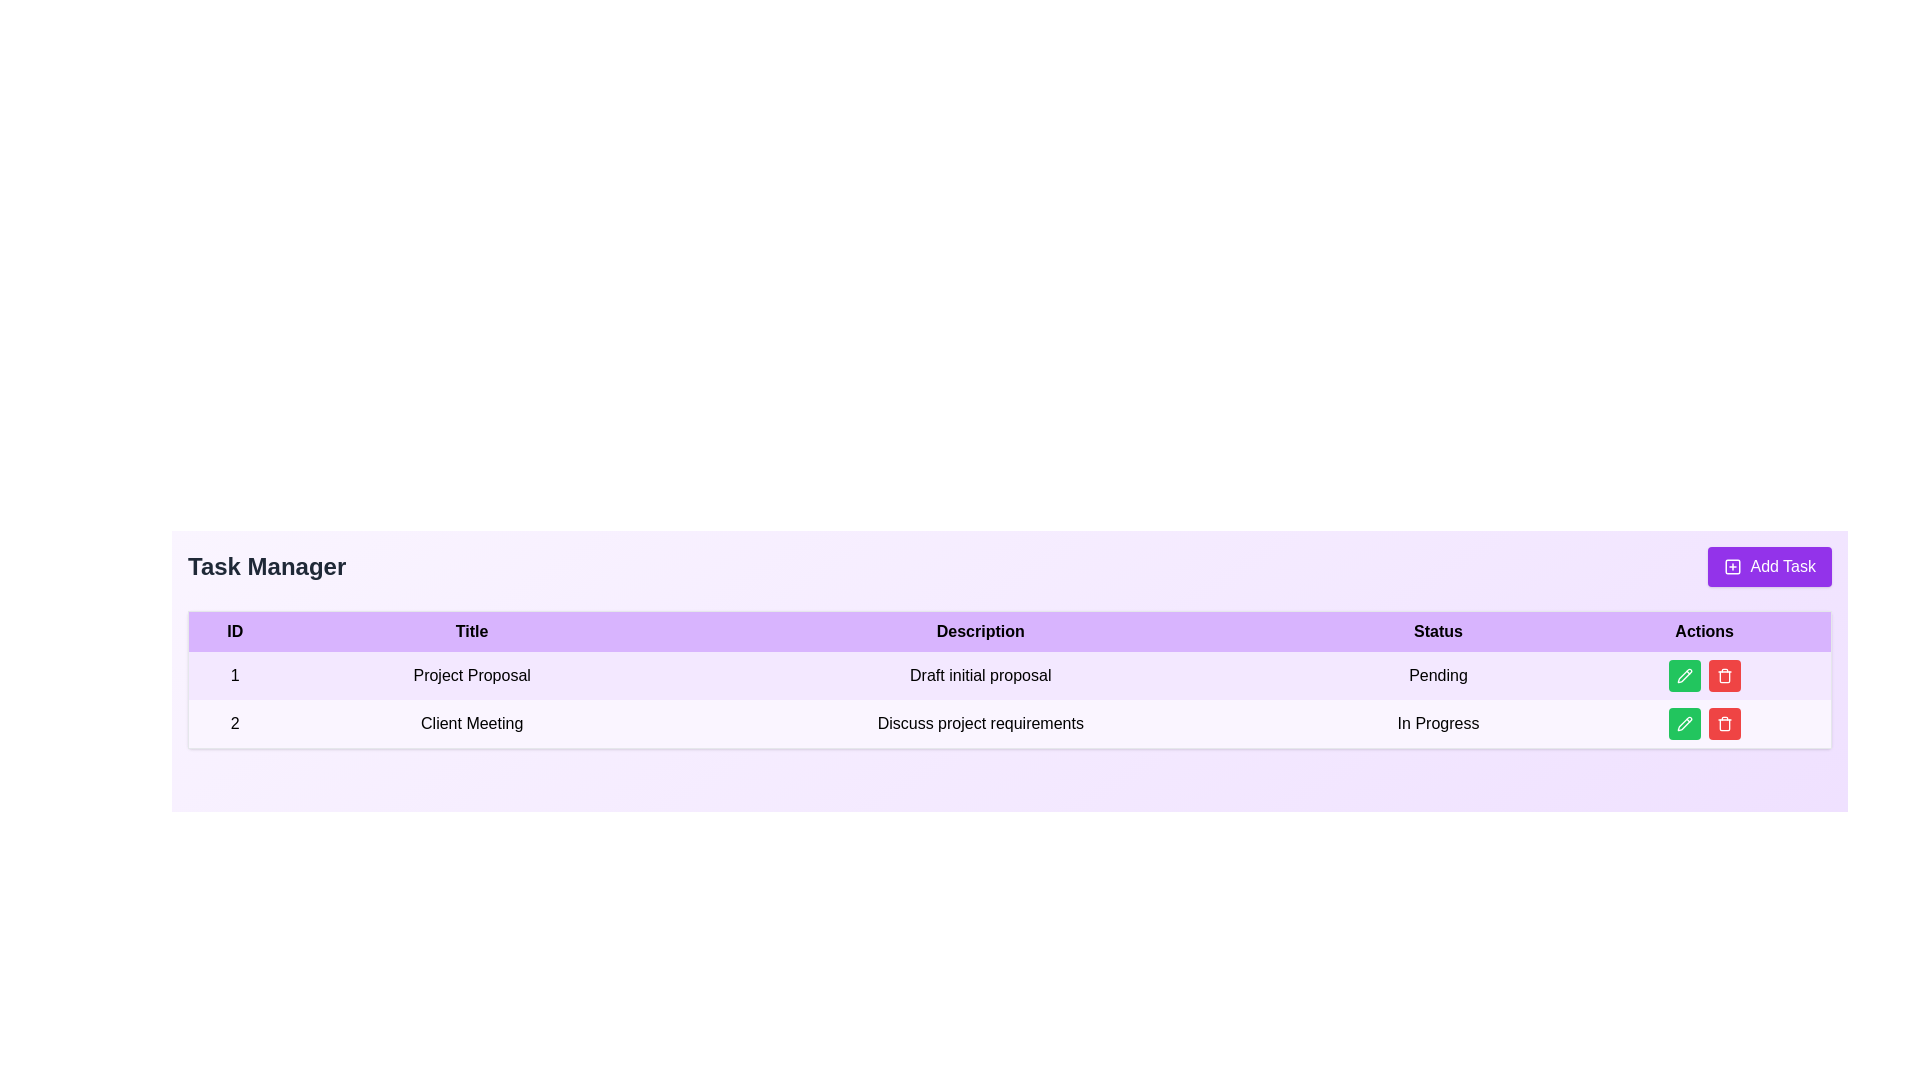 The width and height of the screenshot is (1920, 1080). What do you see at coordinates (1683, 675) in the screenshot?
I see `the green button with a white pencil icon located in the Actions column of the first row labeled 'Project Proposal' to initiate editing` at bounding box center [1683, 675].